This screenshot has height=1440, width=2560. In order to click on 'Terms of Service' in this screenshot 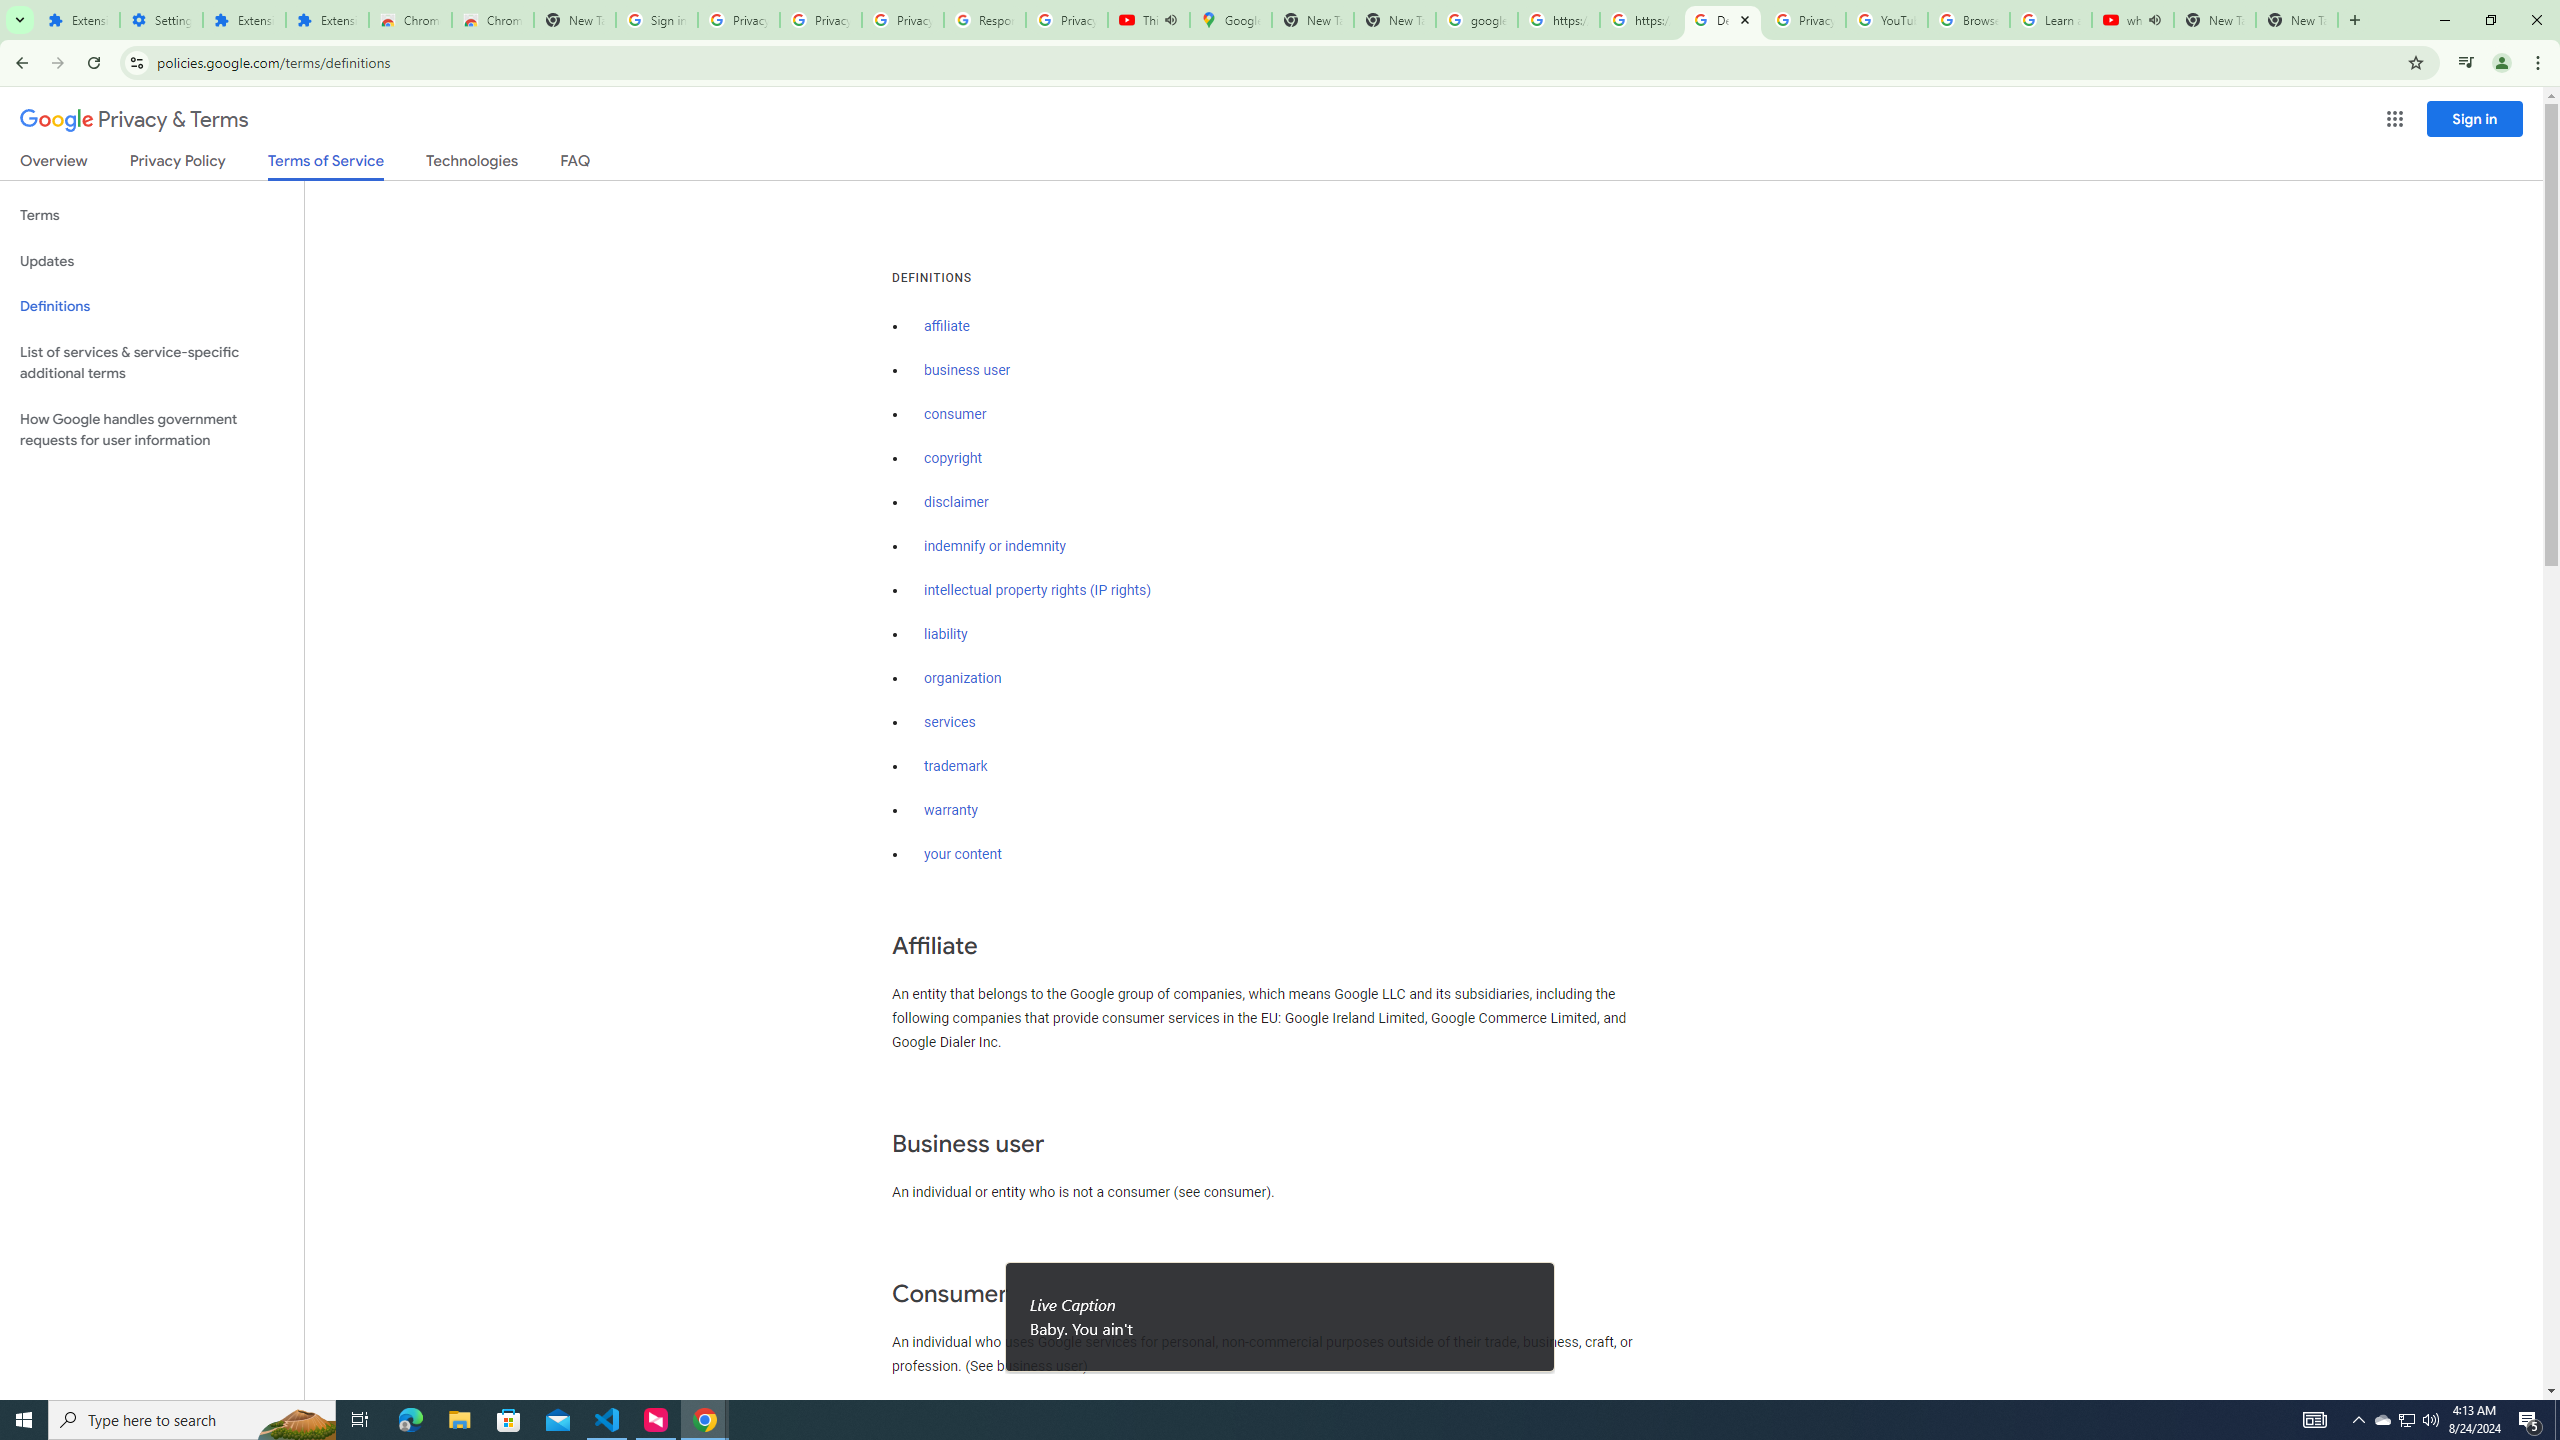, I will do `click(325, 165)`.